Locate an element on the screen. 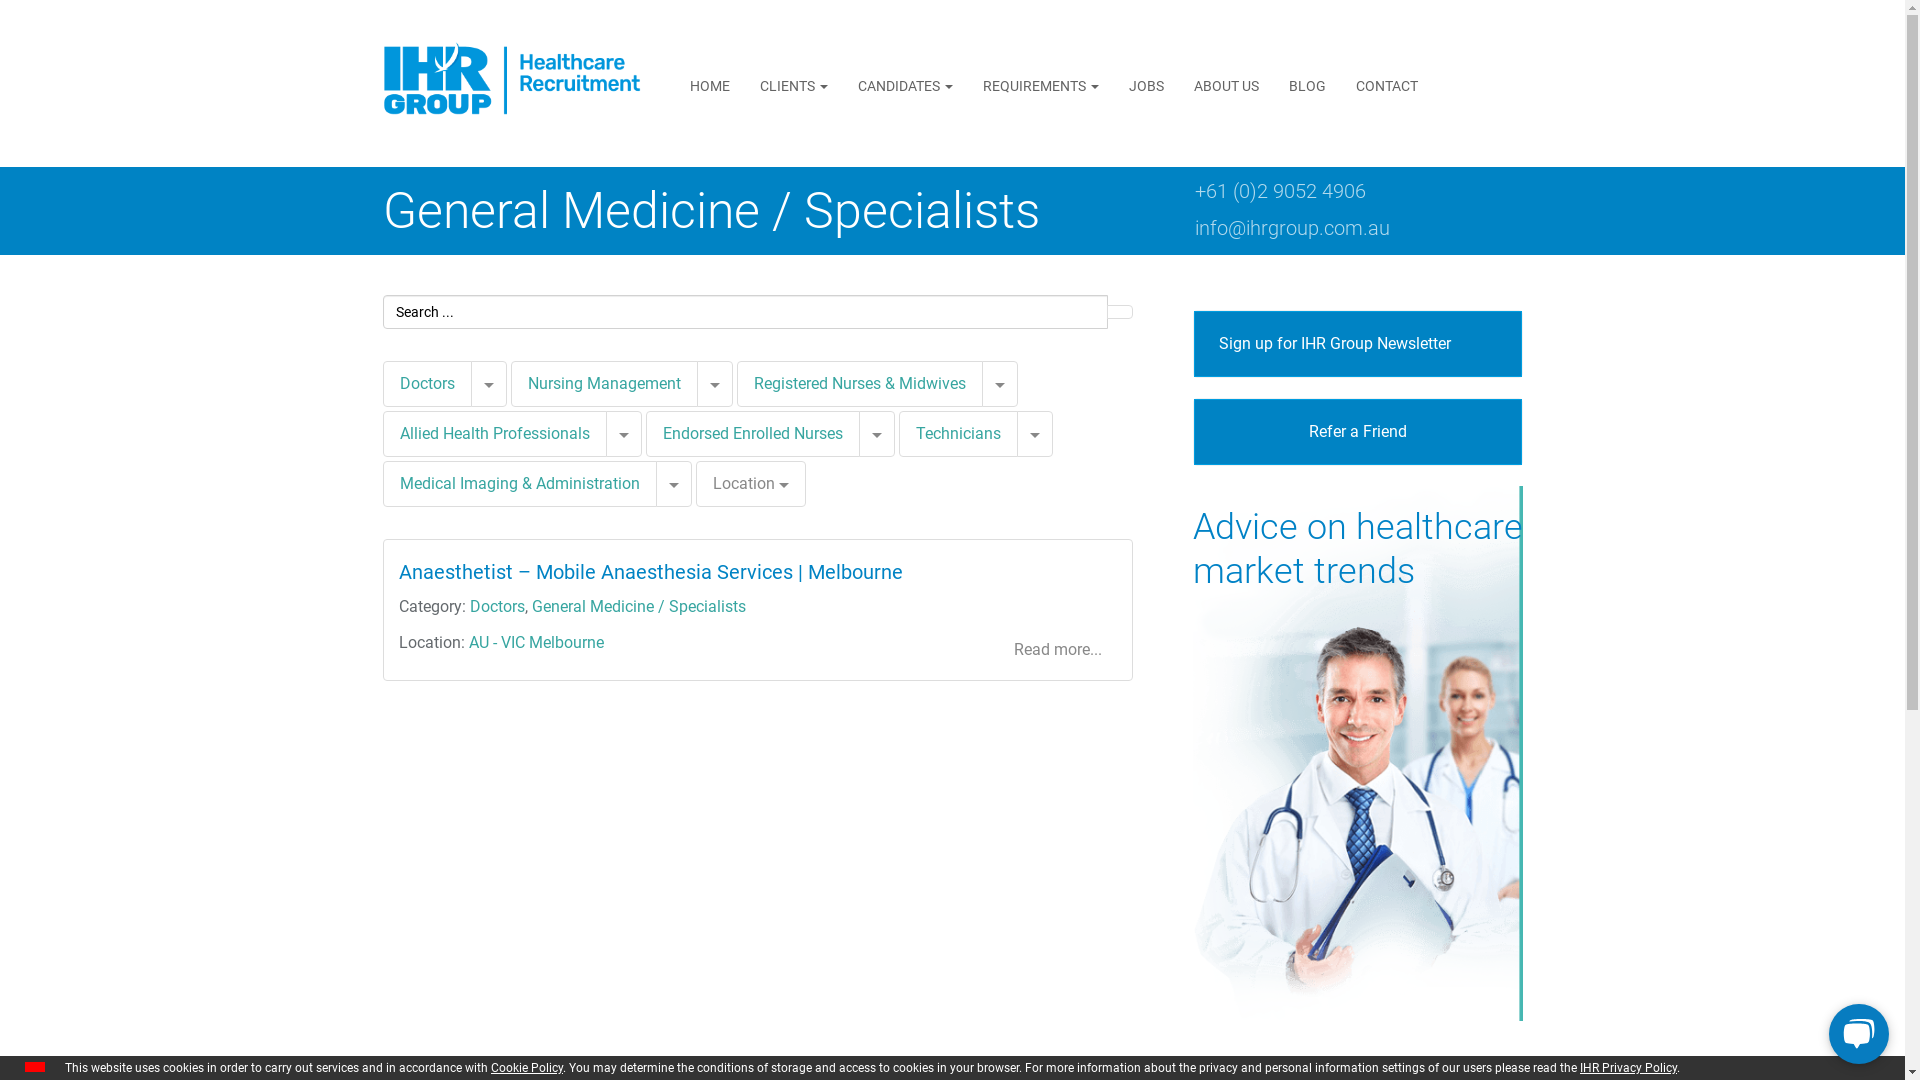  'Doctors' is located at coordinates (426, 383).